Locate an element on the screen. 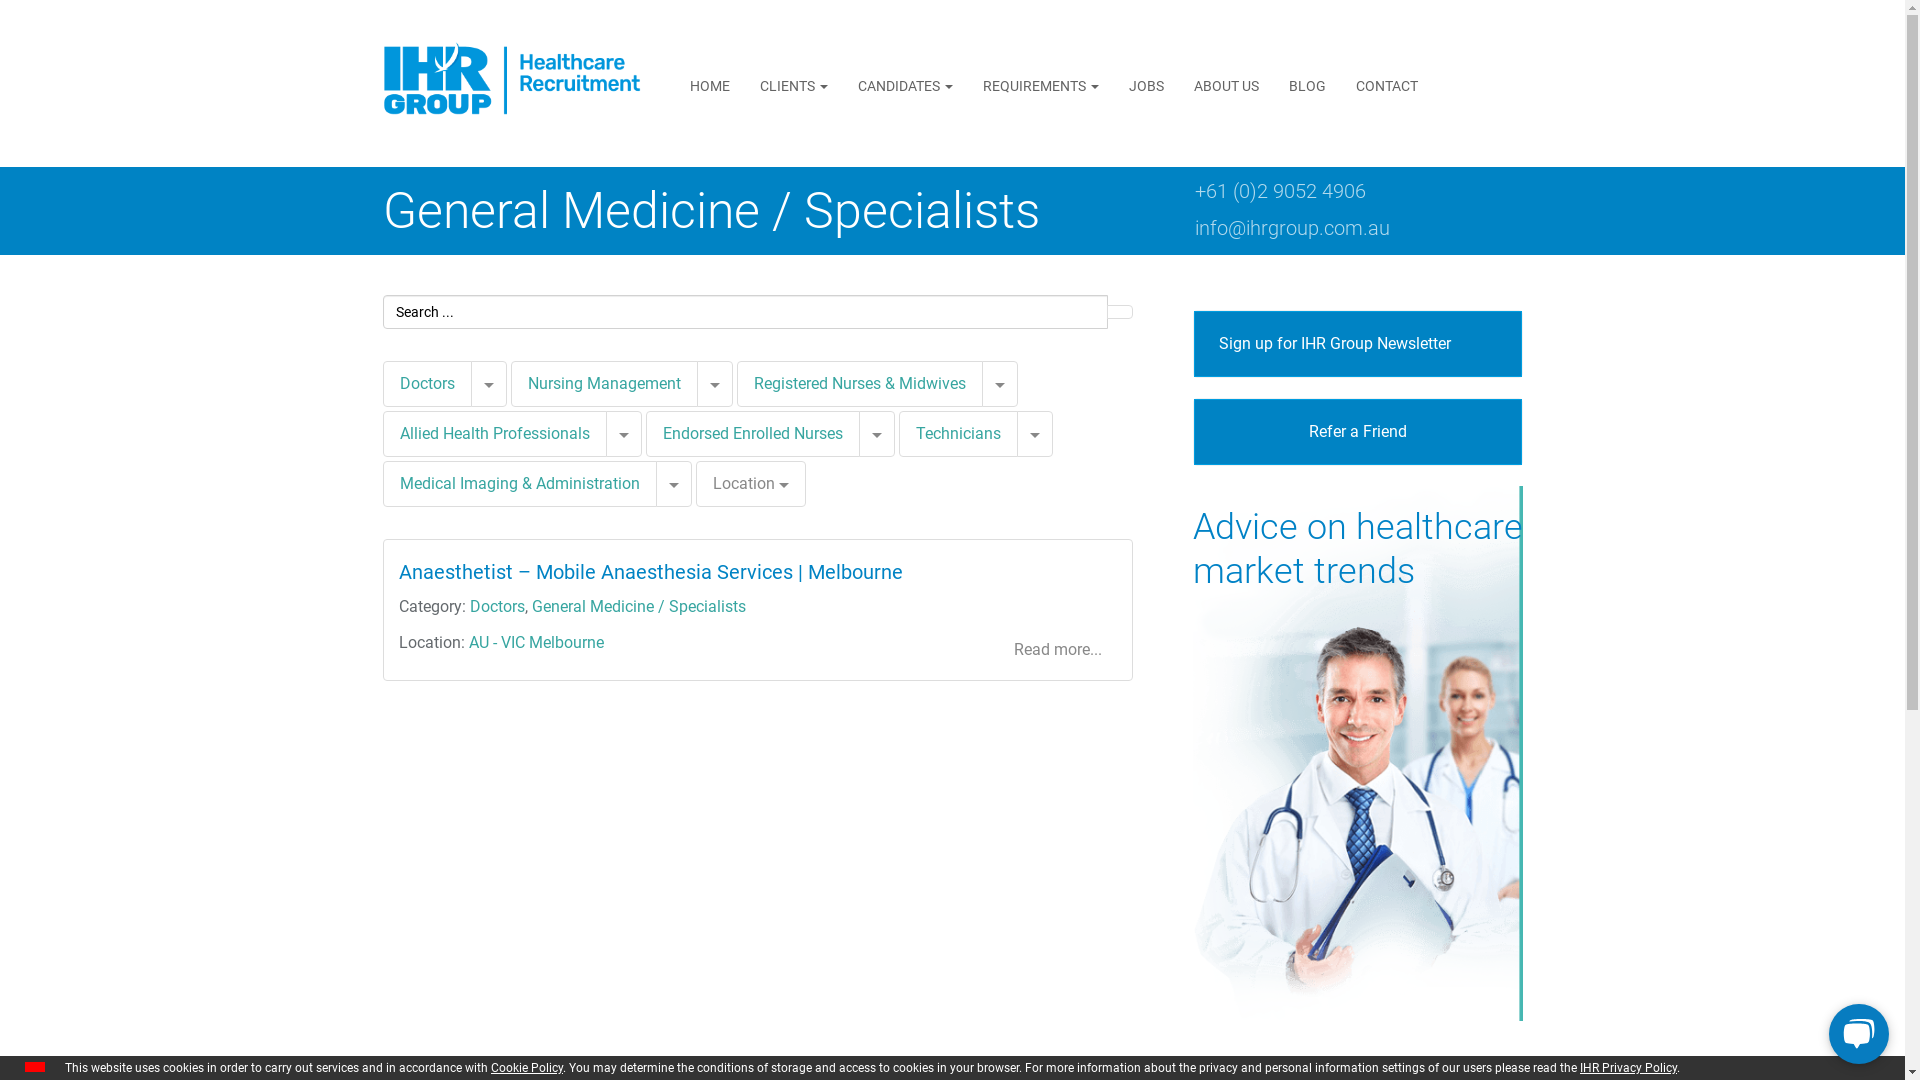  'Doctors' is located at coordinates (426, 383).